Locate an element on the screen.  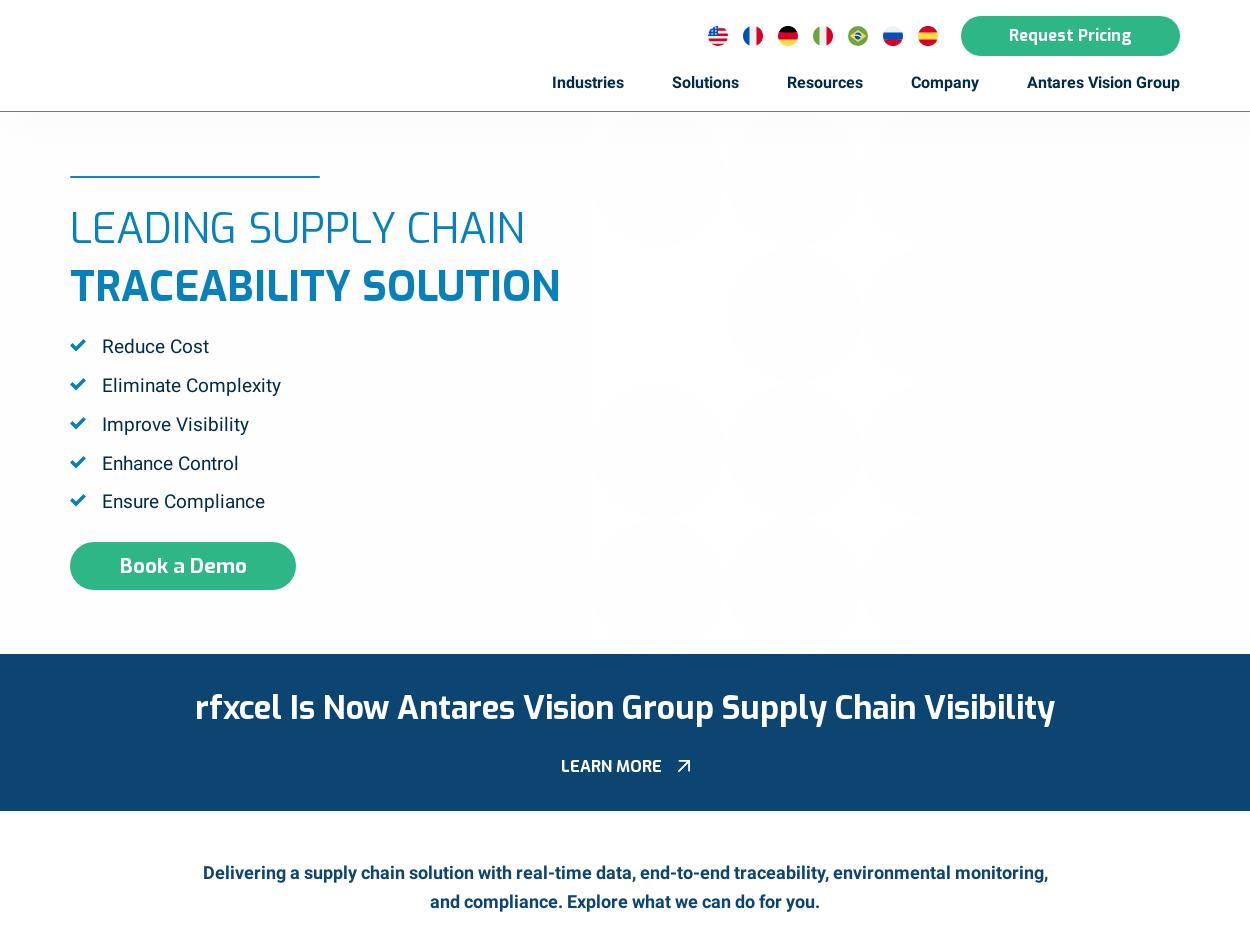
'Edge Warehouse Solution' is located at coordinates (693, 561).